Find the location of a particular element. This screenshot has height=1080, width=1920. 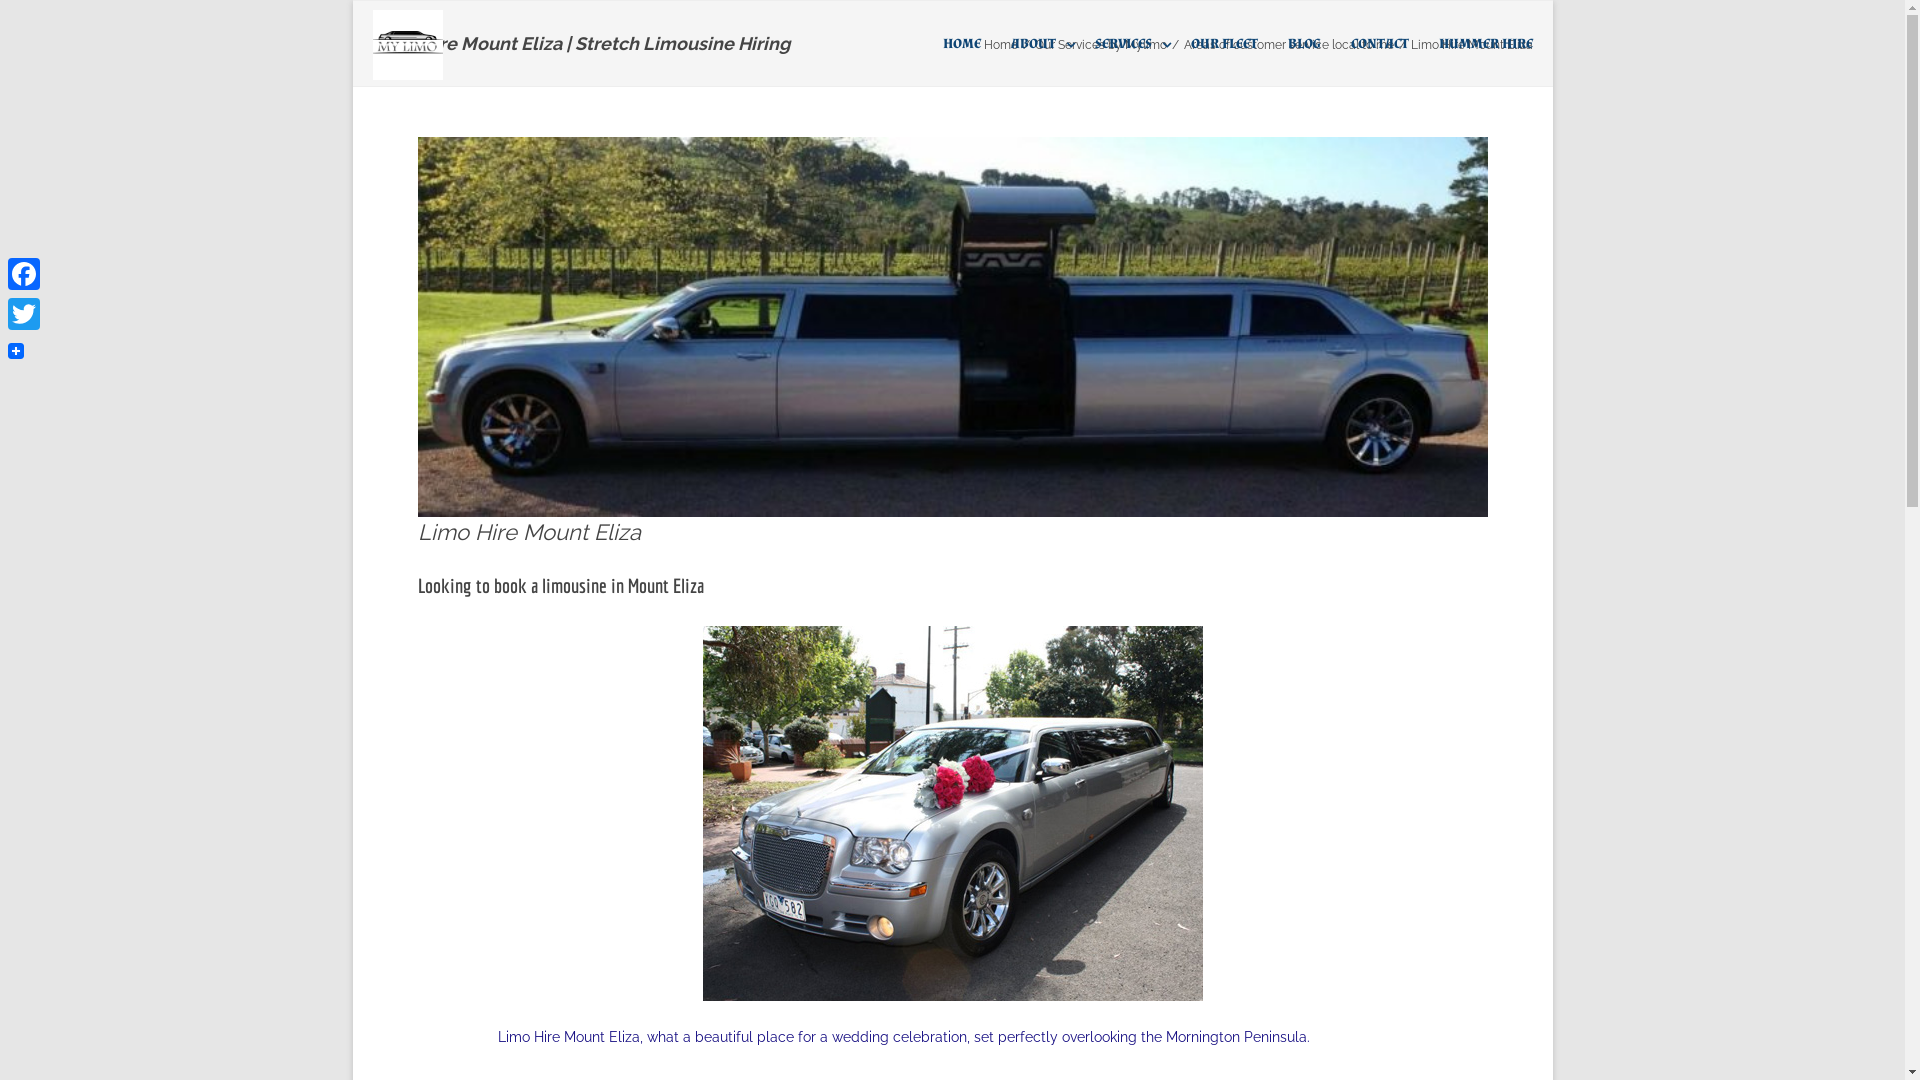

'HOME' is located at coordinates (960, 43).